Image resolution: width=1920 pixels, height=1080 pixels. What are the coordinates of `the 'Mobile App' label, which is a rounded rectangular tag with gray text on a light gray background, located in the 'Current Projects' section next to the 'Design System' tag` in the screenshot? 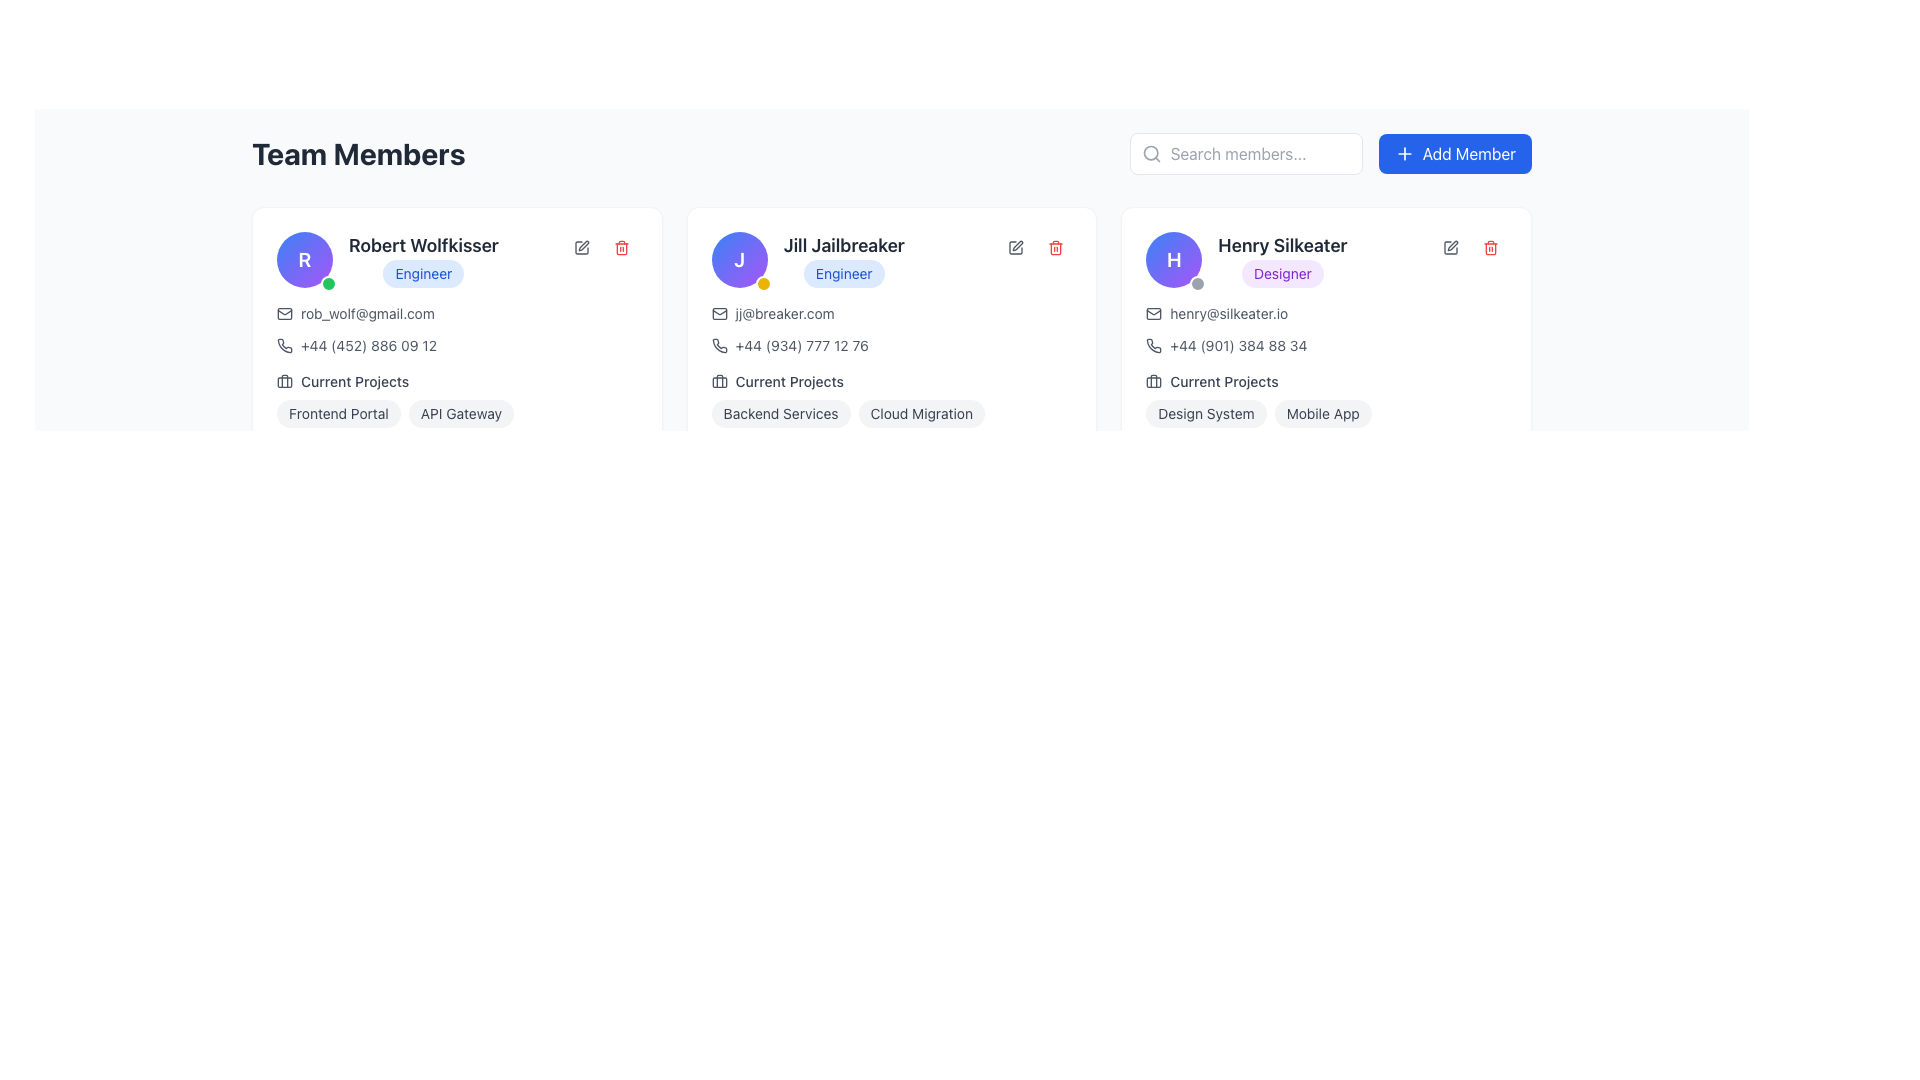 It's located at (1323, 412).